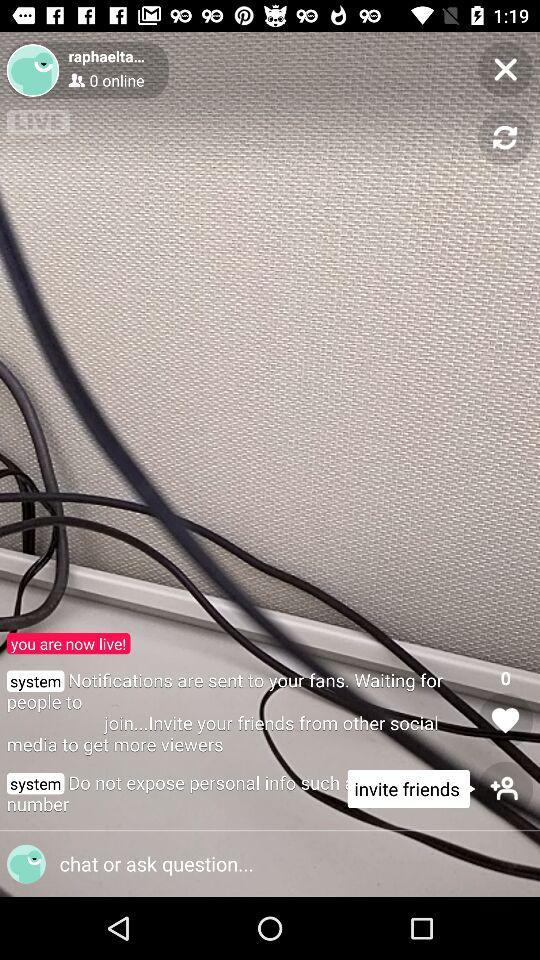 This screenshot has height=960, width=540. Describe the element at coordinates (504, 69) in the screenshot. I see `the close icon` at that location.